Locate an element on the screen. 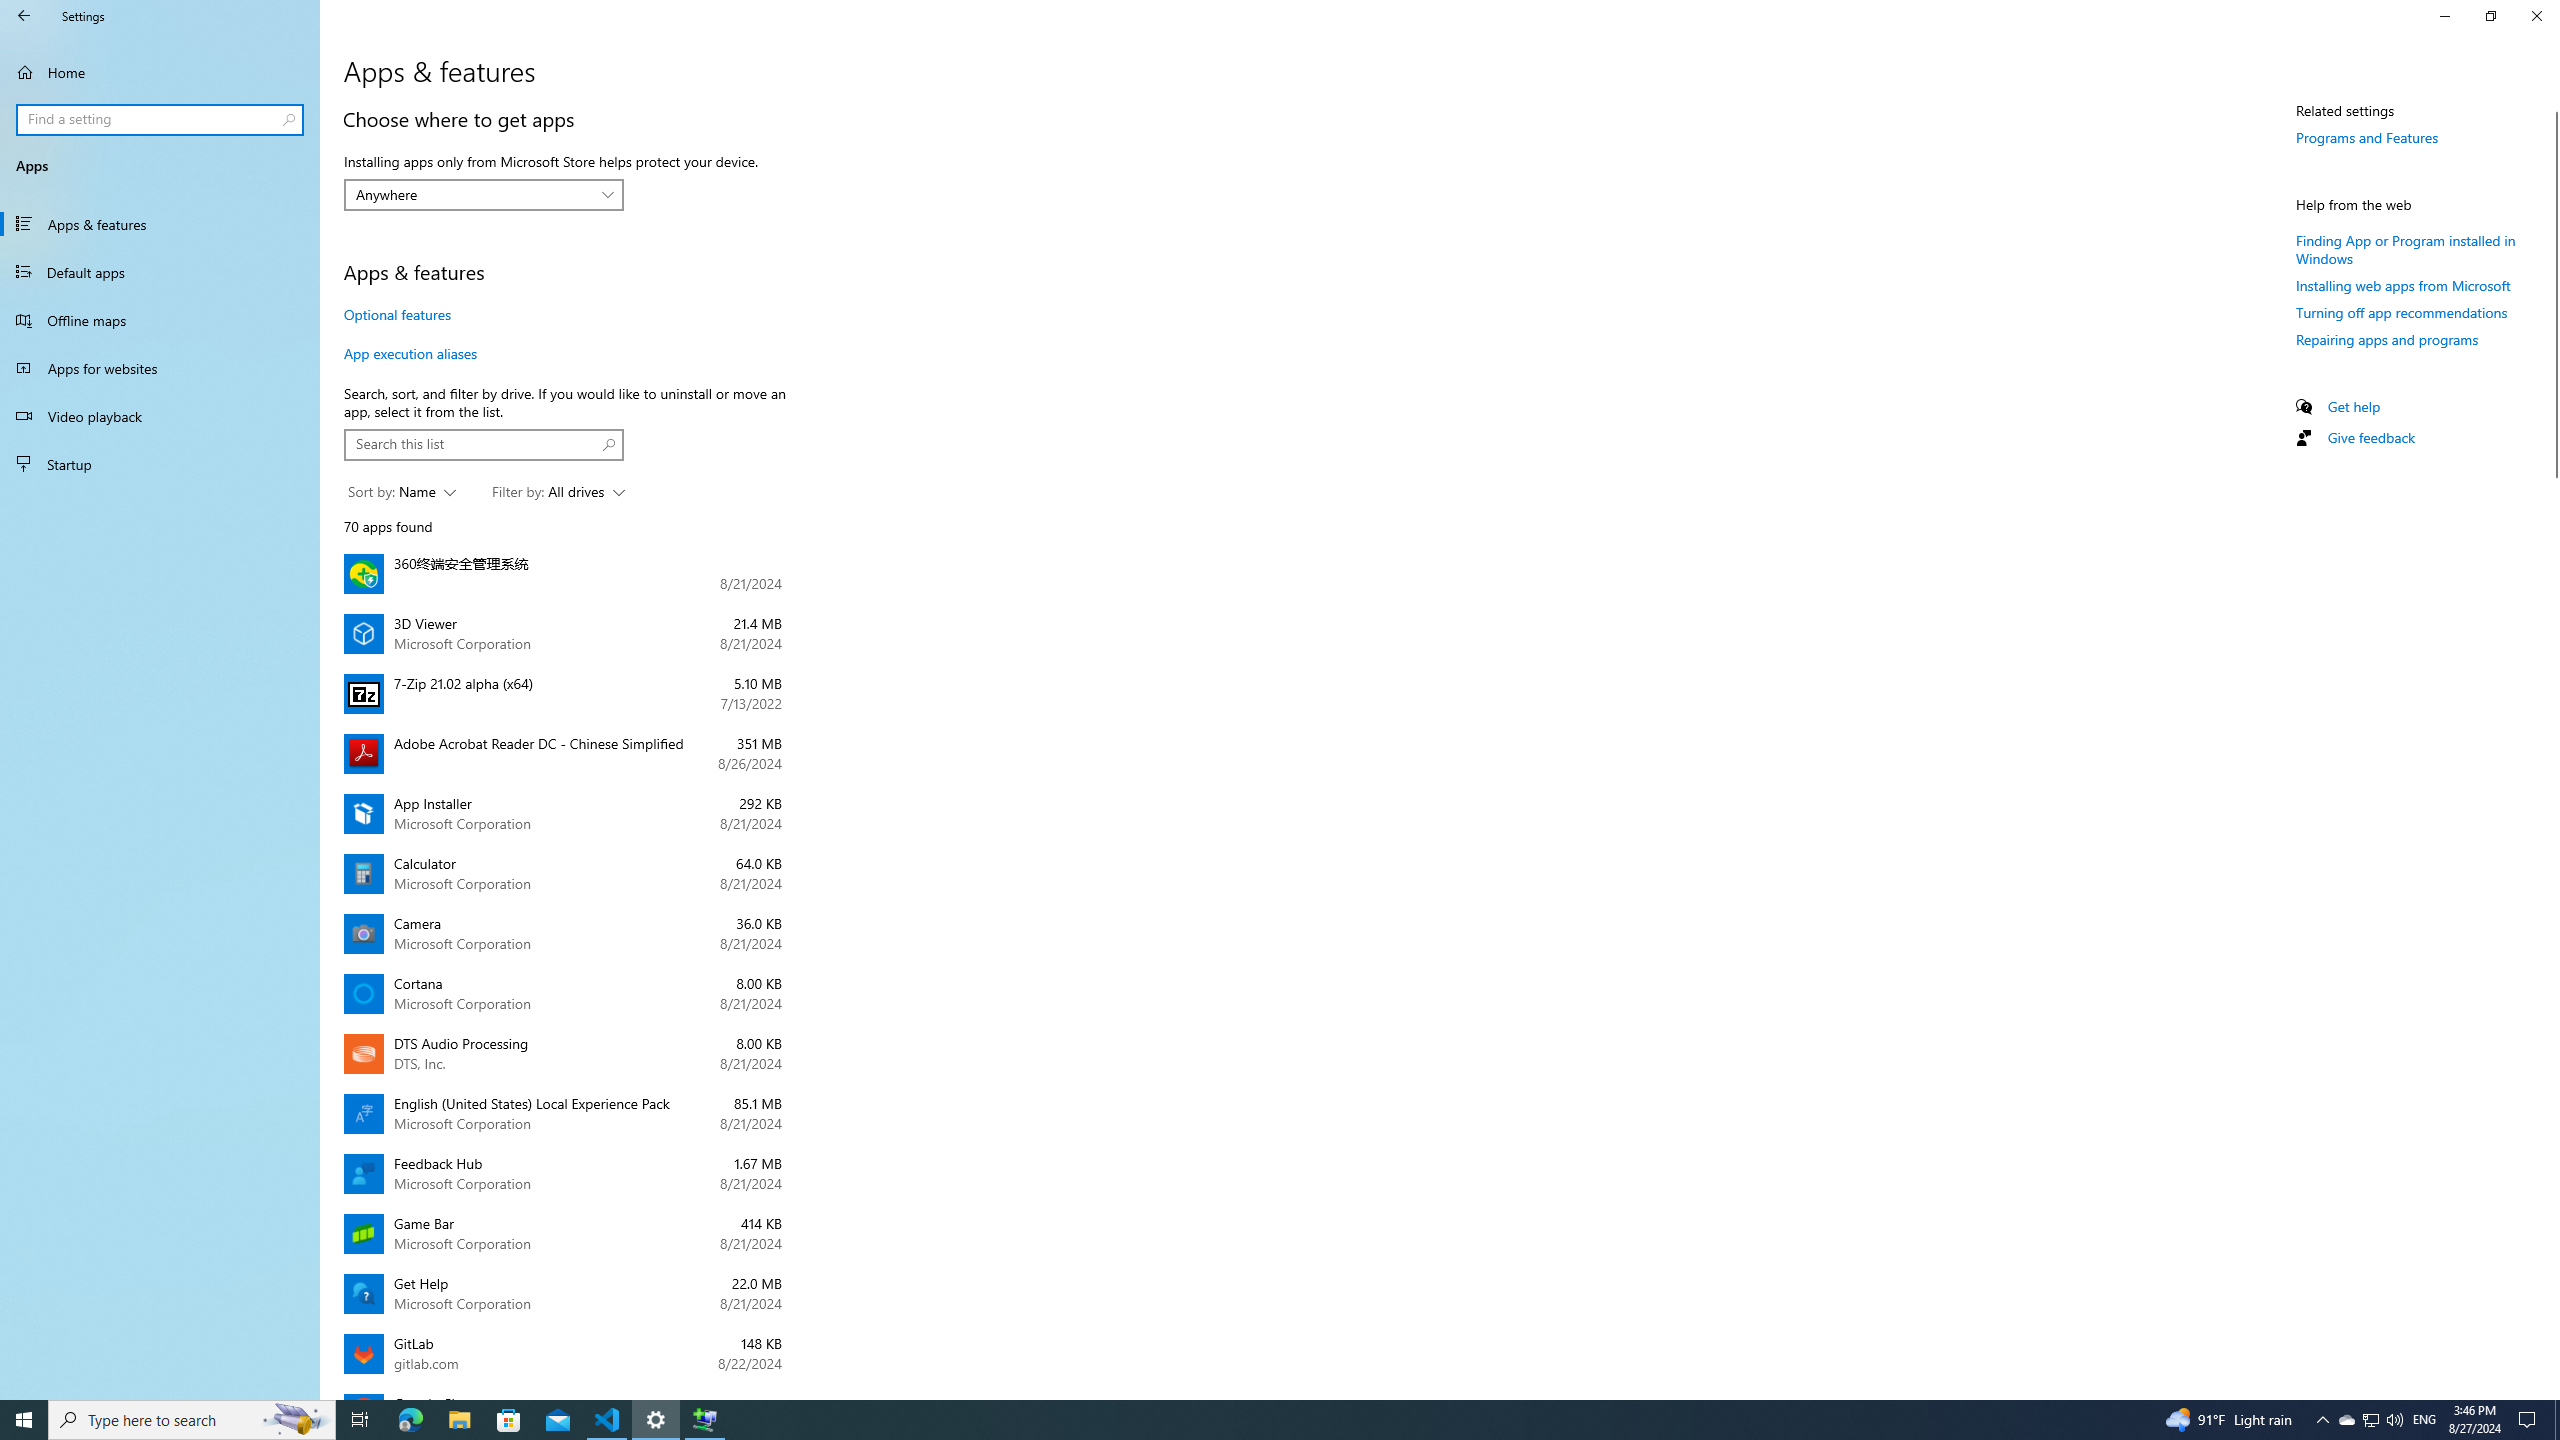 The height and width of the screenshot is (1440, 2560). 'Minimize Settings' is located at coordinates (2443, 15).